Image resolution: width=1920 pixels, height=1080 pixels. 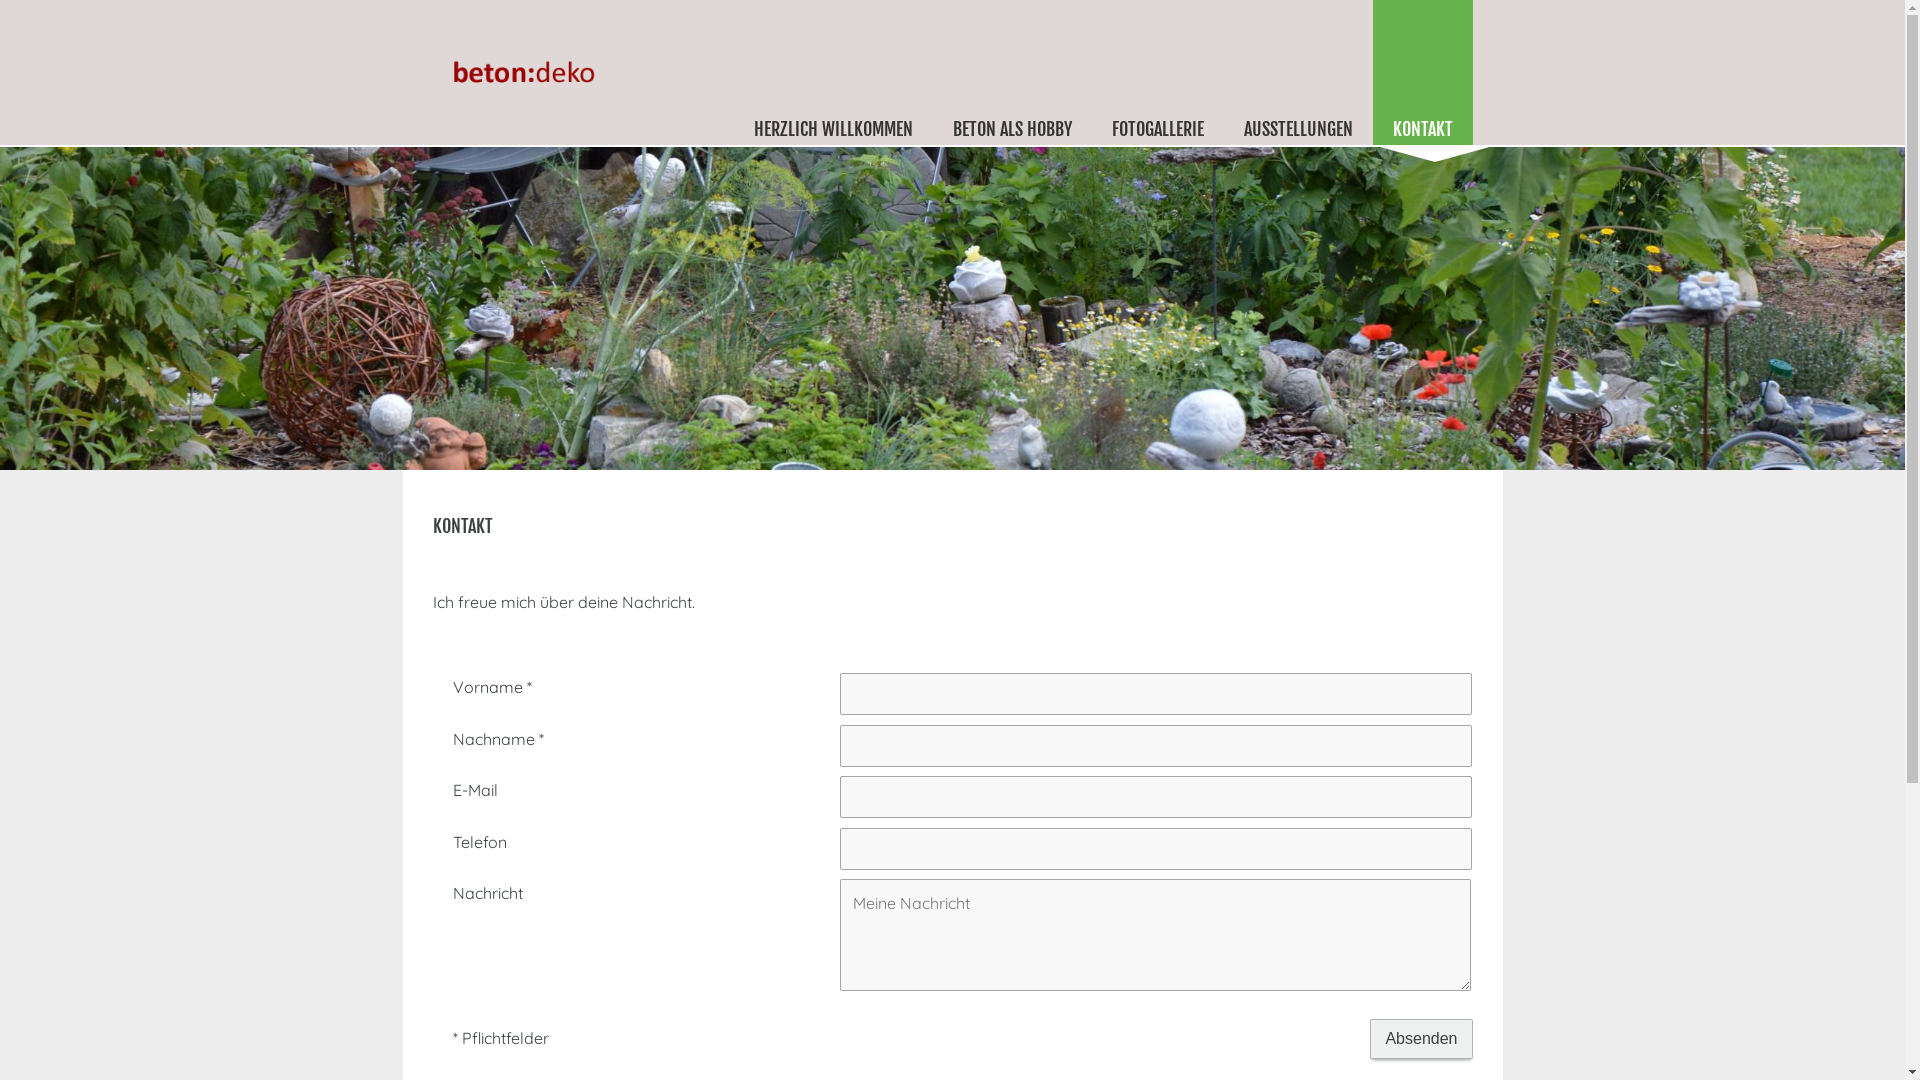 What do you see at coordinates (1419, 1037) in the screenshot?
I see `'Absenden'` at bounding box center [1419, 1037].